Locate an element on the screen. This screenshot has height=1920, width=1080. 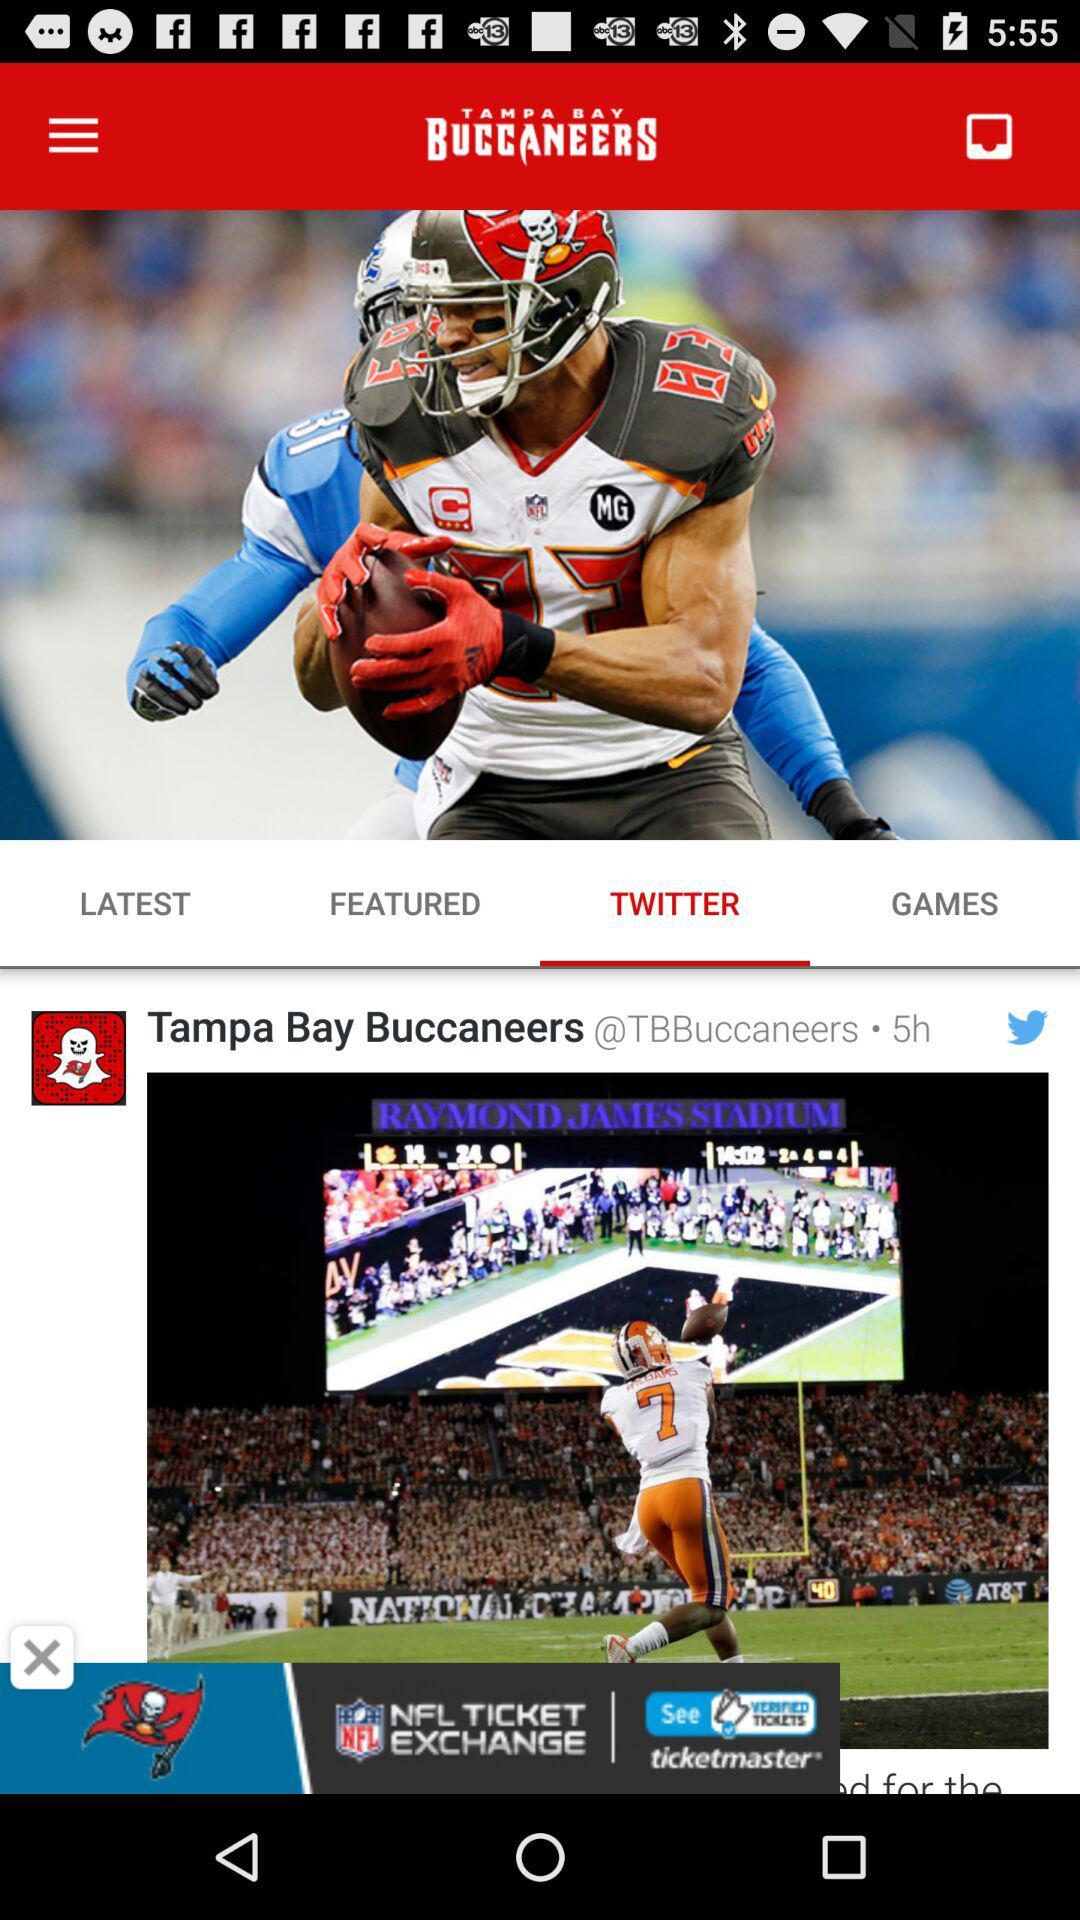
open advertisement is located at coordinates (540, 1727).